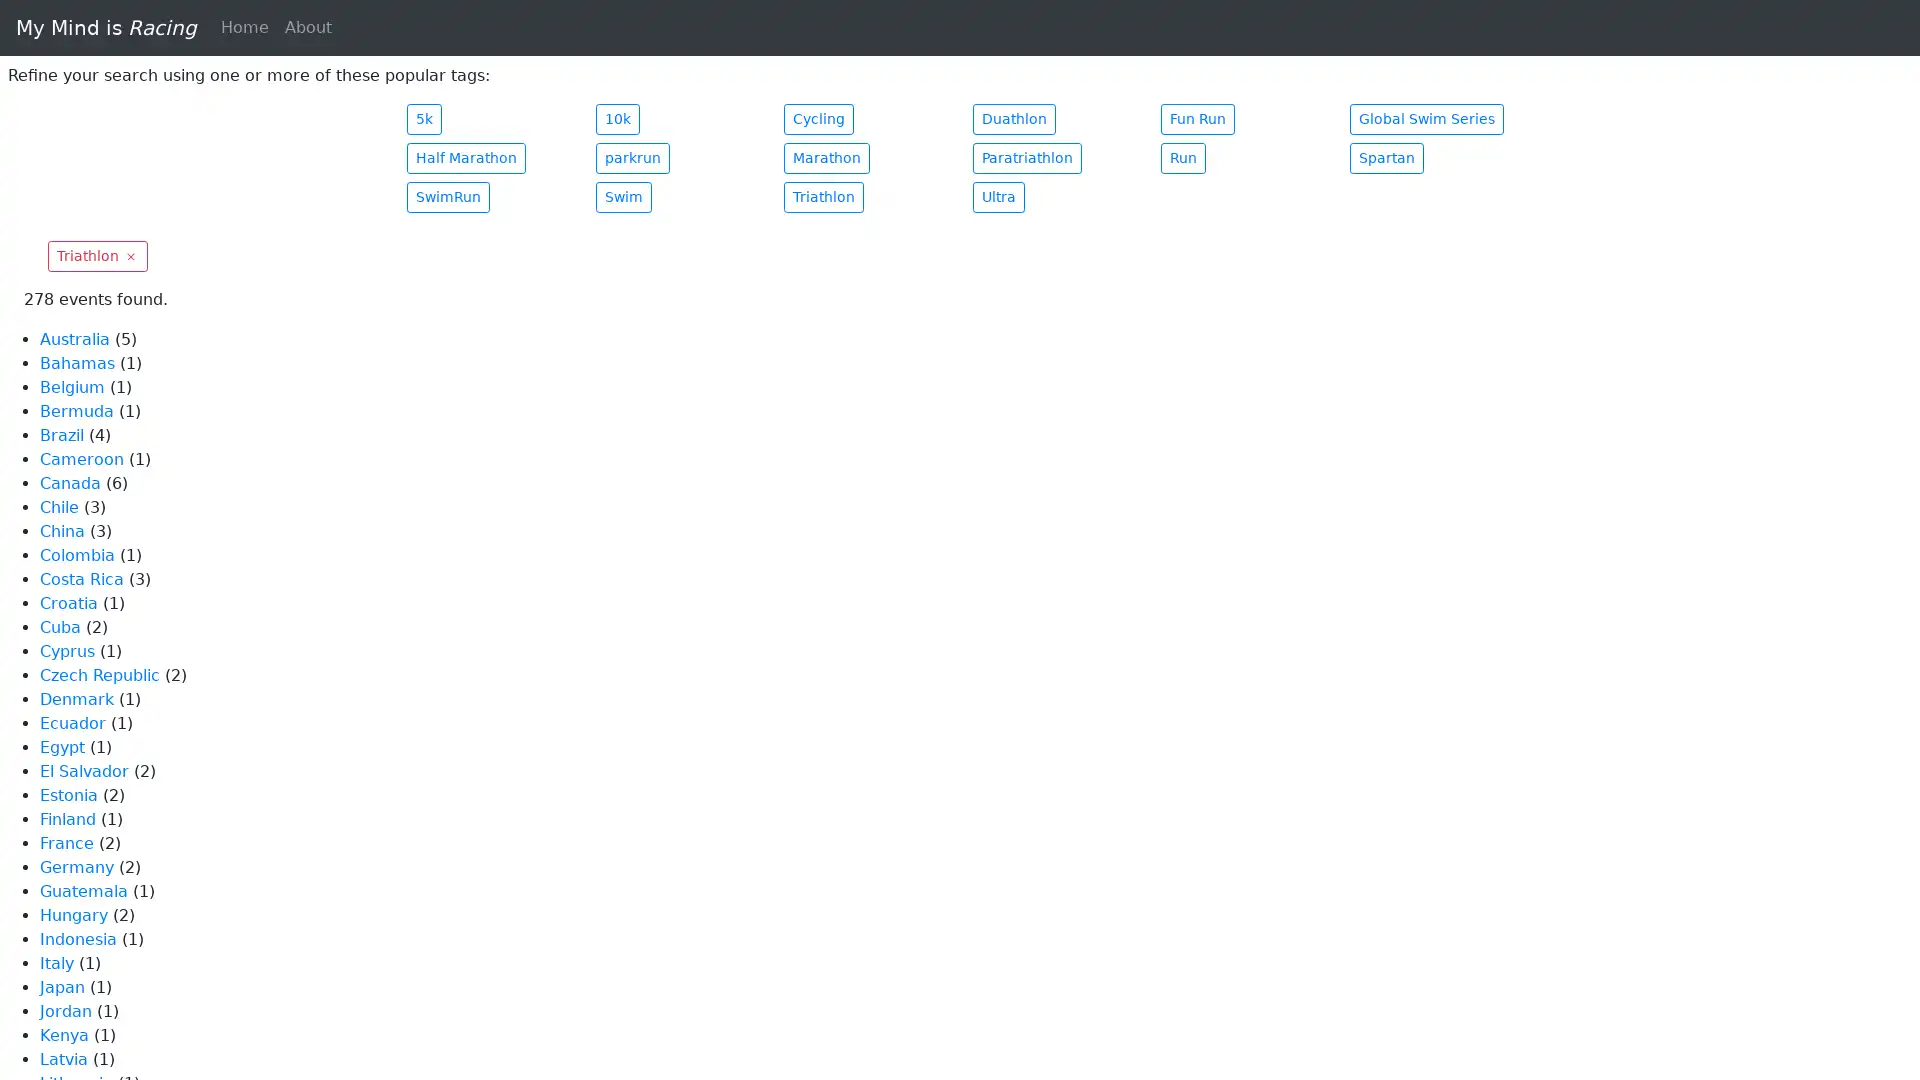 The width and height of the screenshot is (1920, 1080). What do you see at coordinates (1026, 157) in the screenshot?
I see `Paratriathlon` at bounding box center [1026, 157].